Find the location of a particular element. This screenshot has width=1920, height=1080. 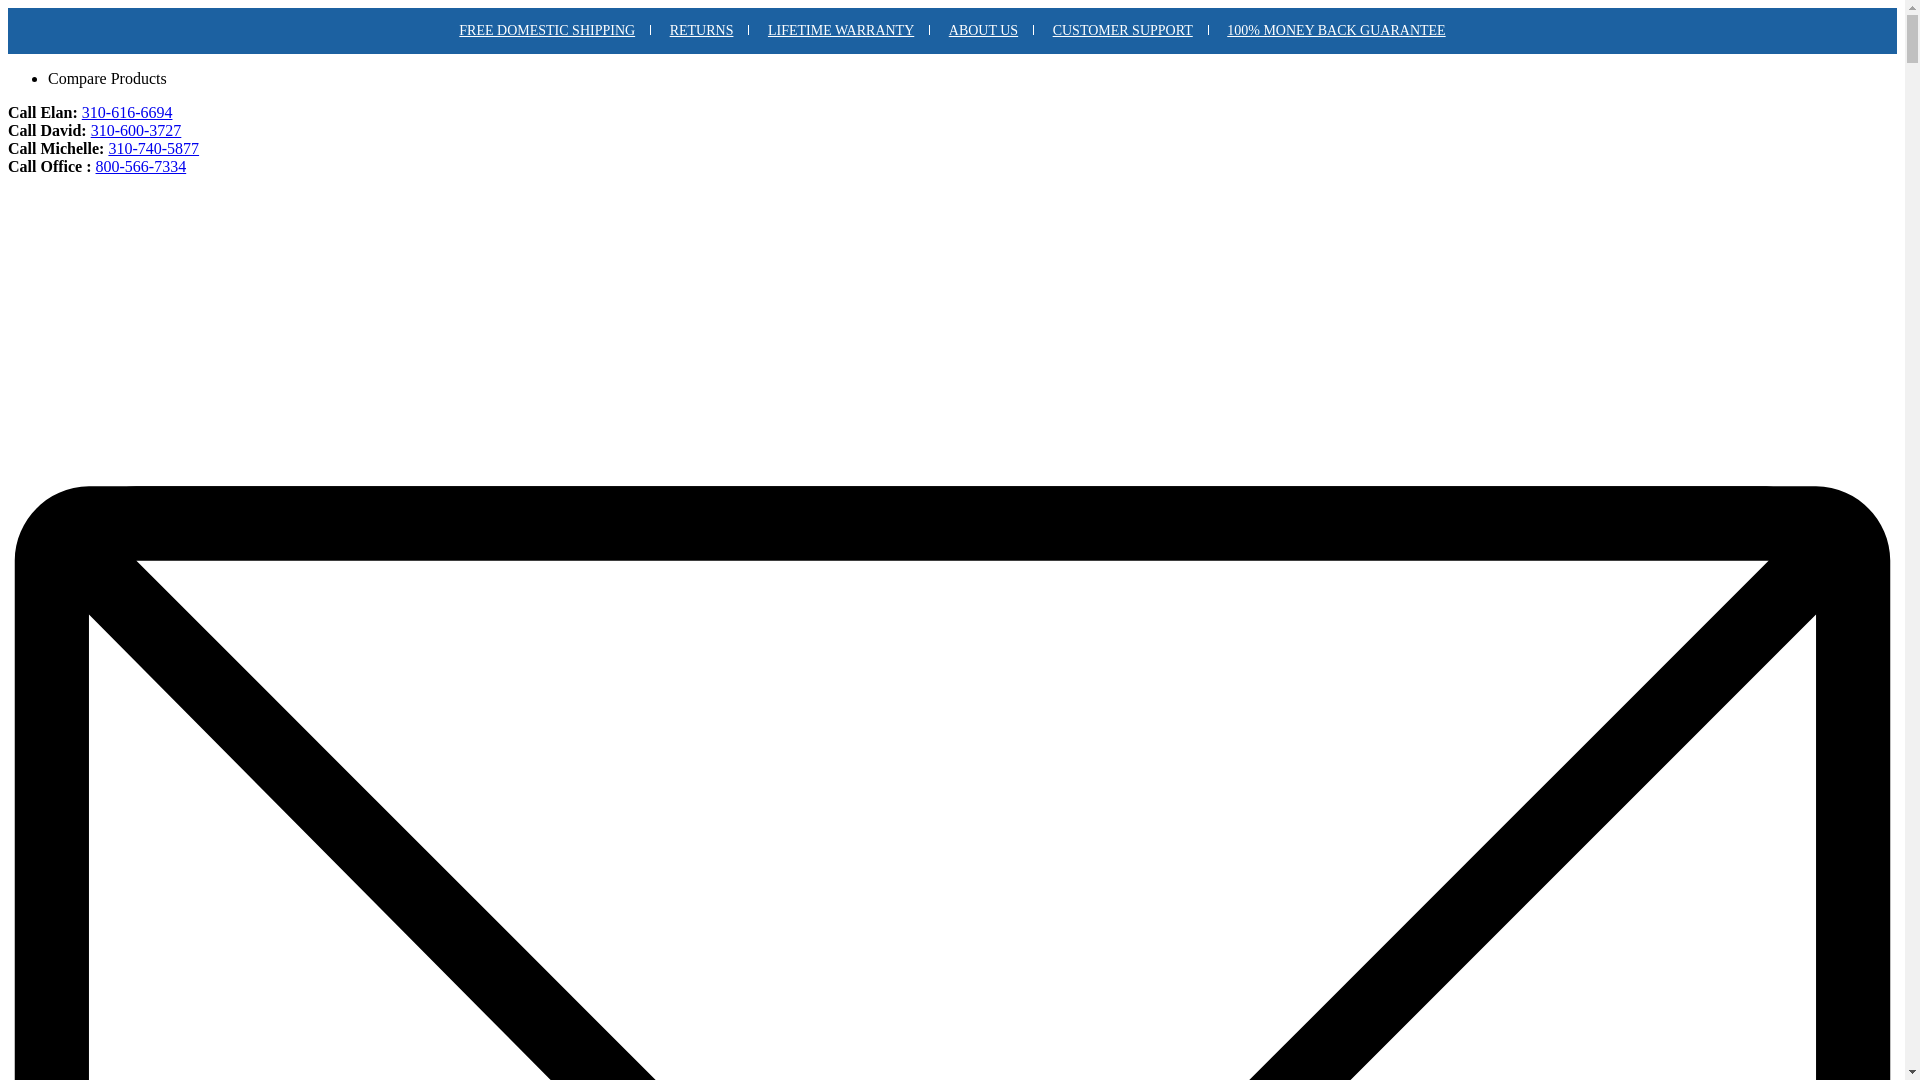

'RETURNS' is located at coordinates (702, 30).